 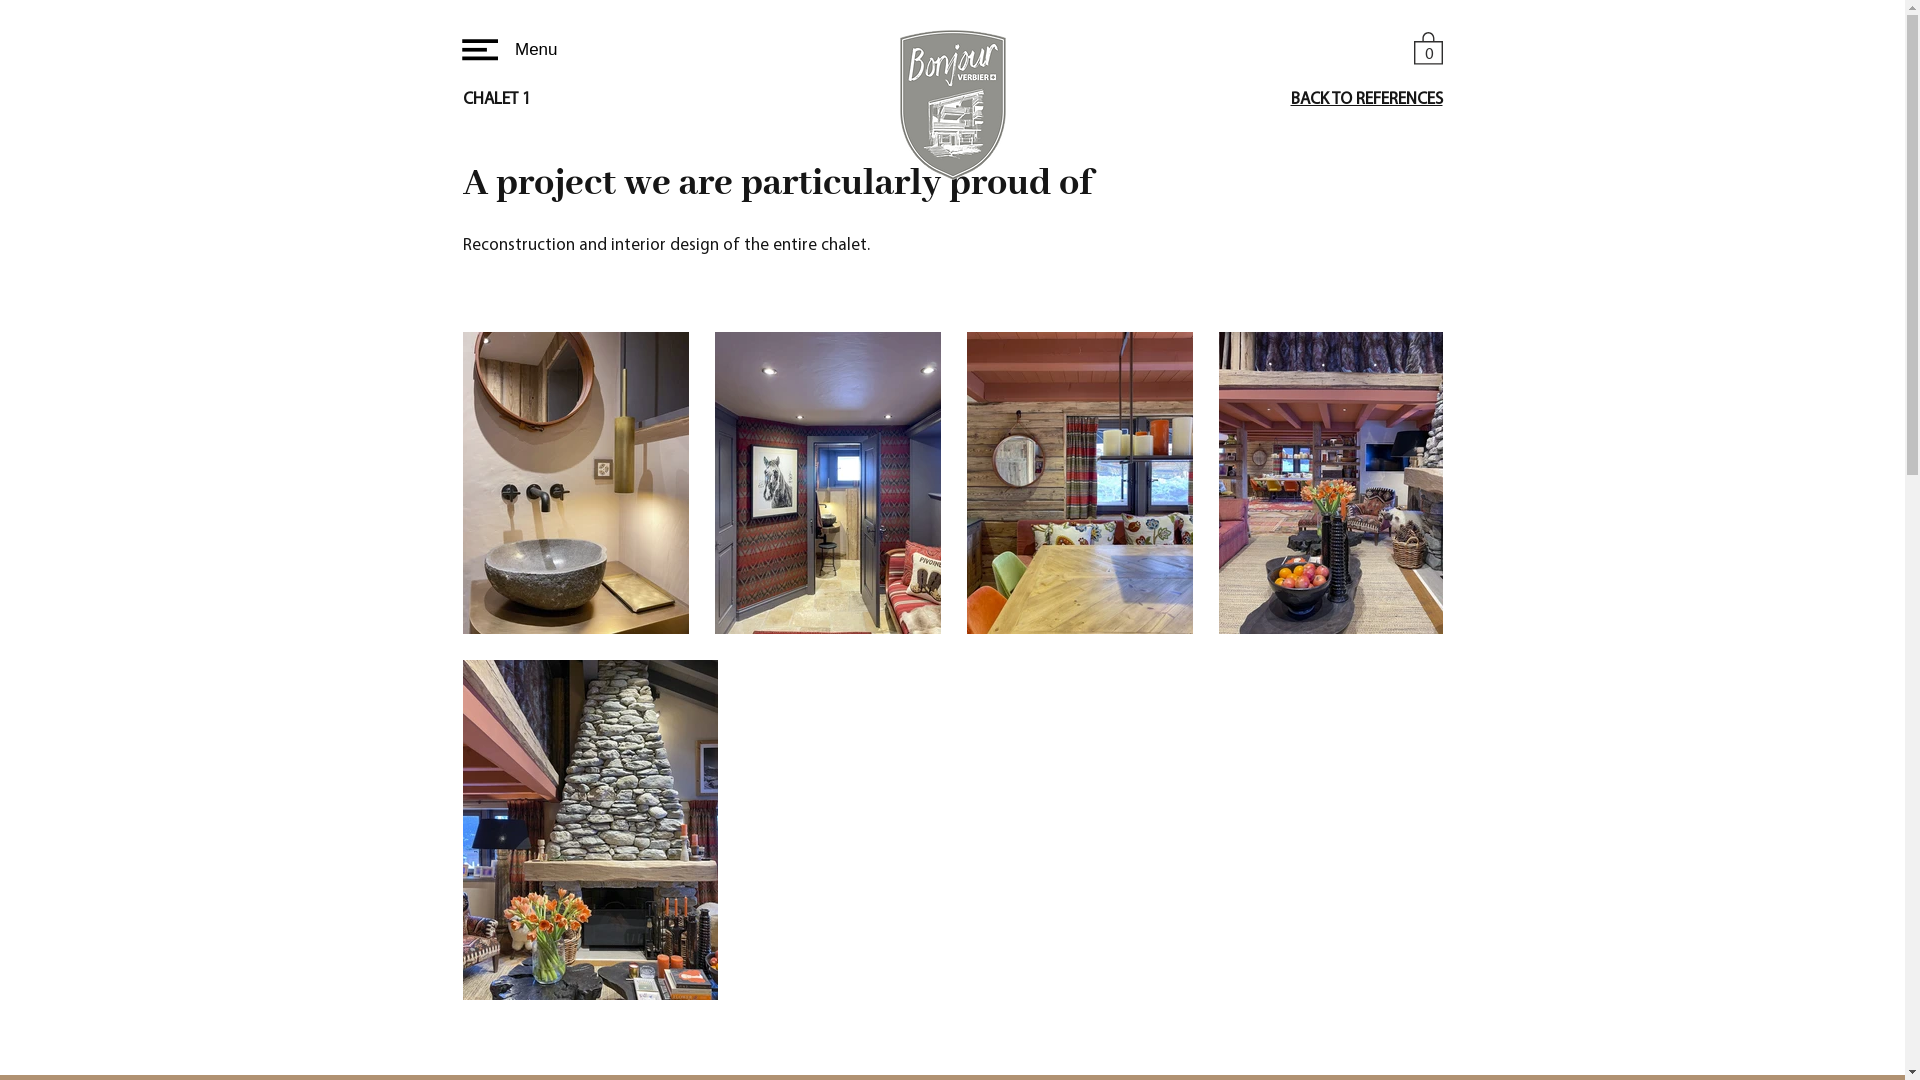 I want to click on 'BACK TO REFERENCES', so click(x=1365, y=99).